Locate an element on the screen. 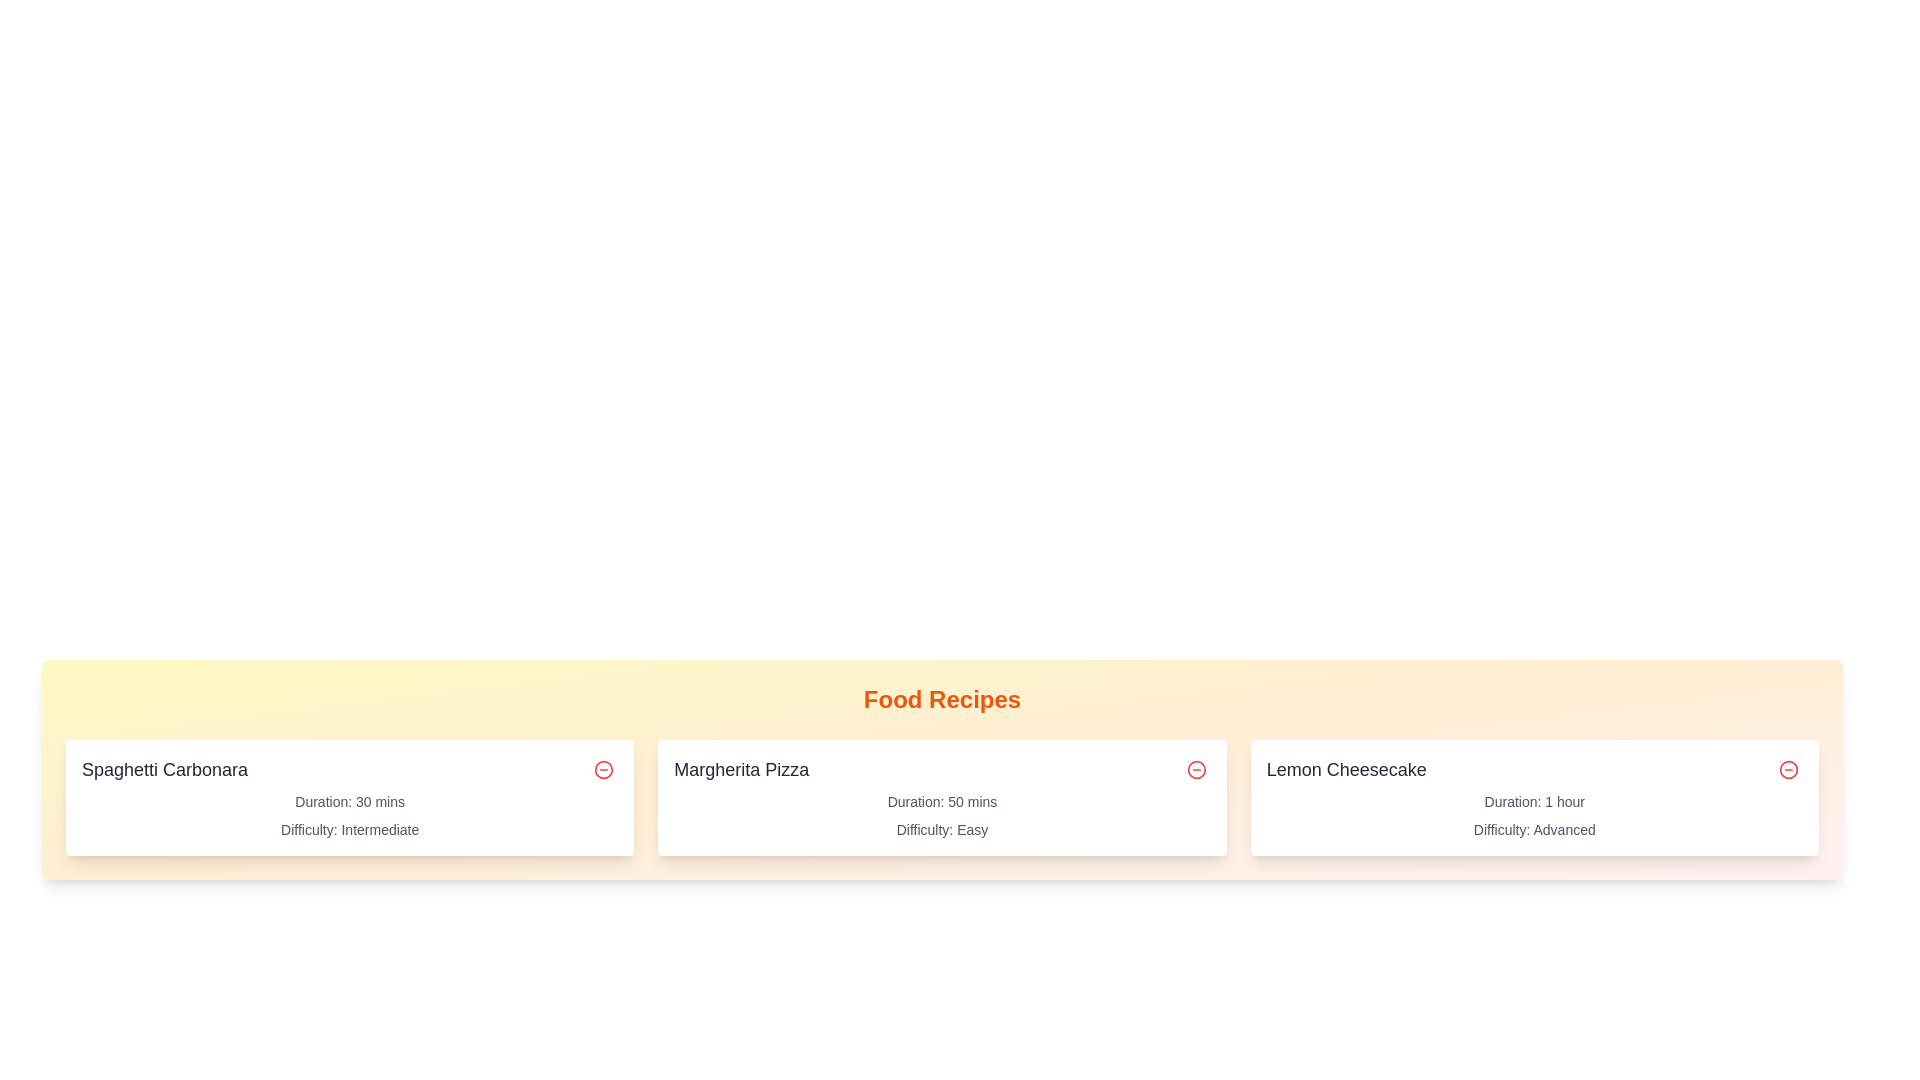  the card titled 'Margherita Pizza' with a white background and rounded corners, located in the center of a 3-column grid of recipe cards is located at coordinates (941, 797).